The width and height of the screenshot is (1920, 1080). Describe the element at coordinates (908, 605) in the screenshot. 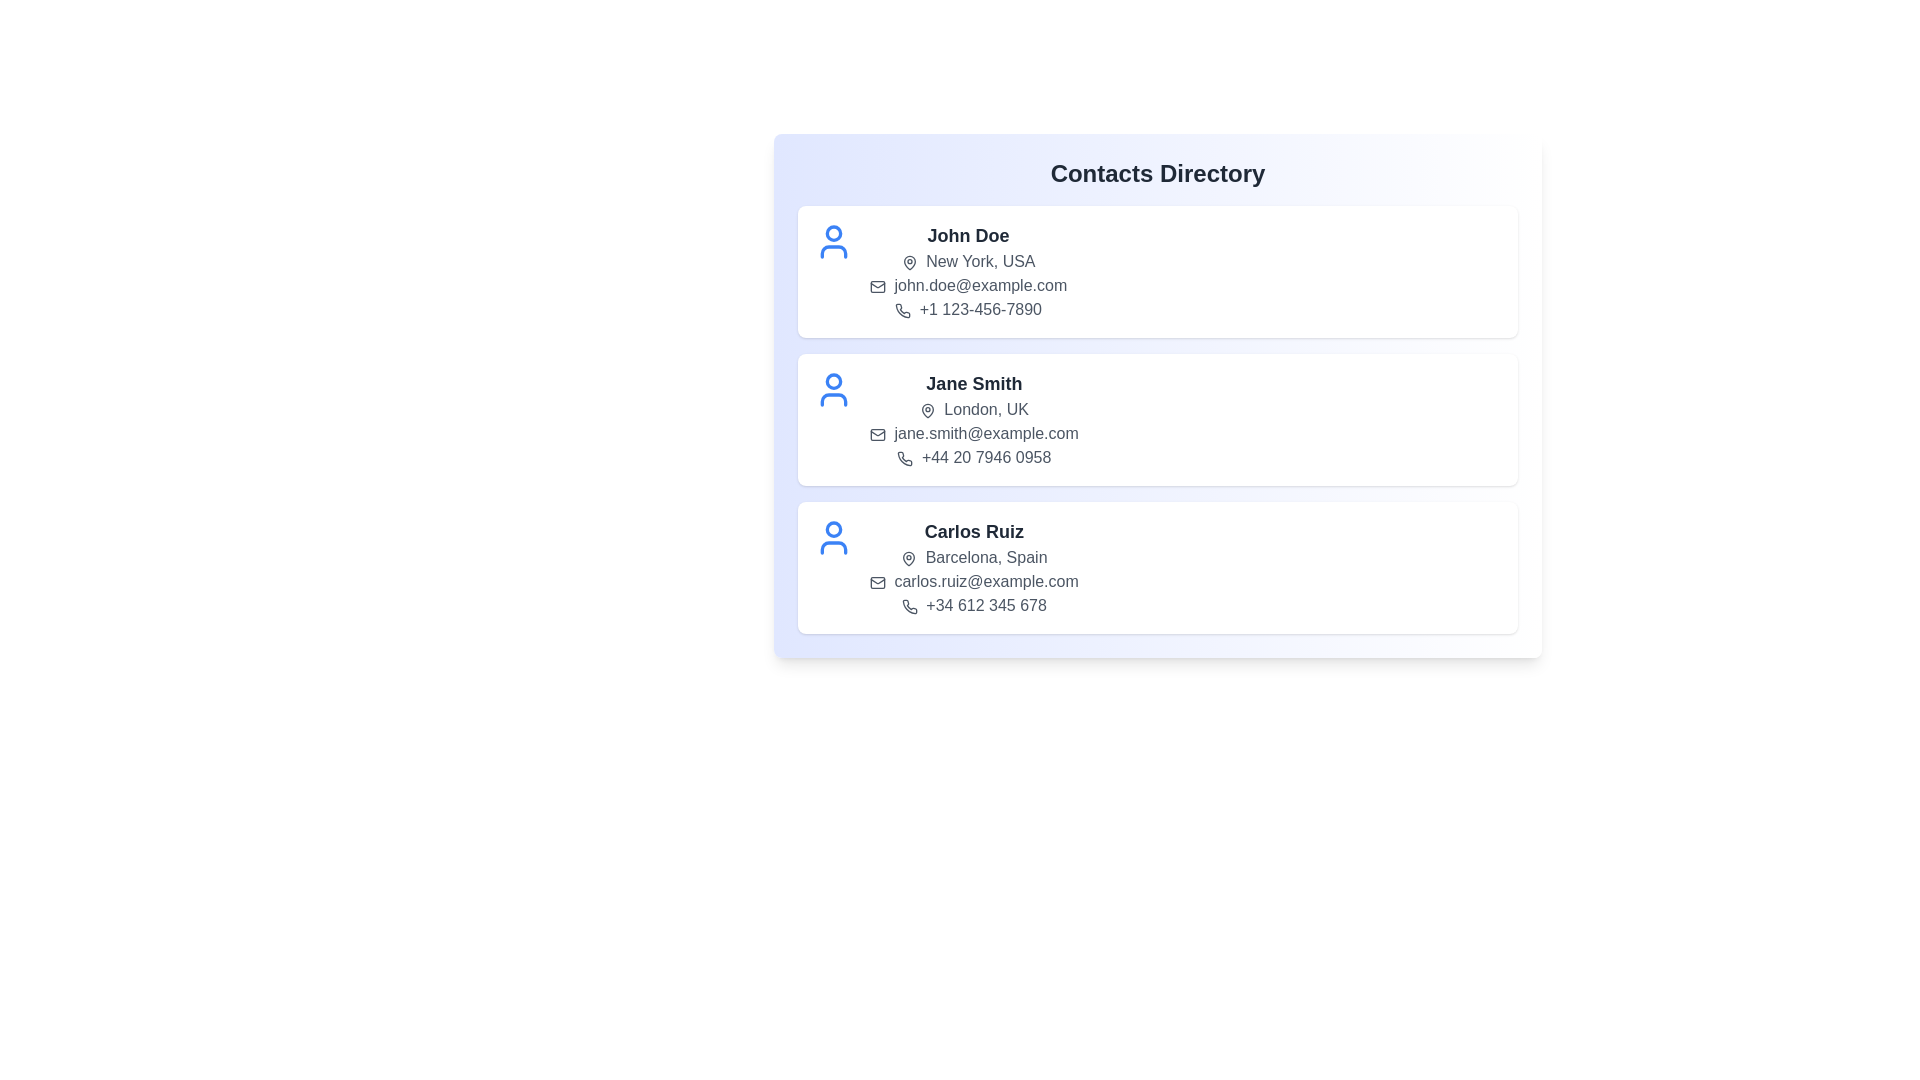

I see `the phone icon for the contact Carlos Ruiz` at that location.